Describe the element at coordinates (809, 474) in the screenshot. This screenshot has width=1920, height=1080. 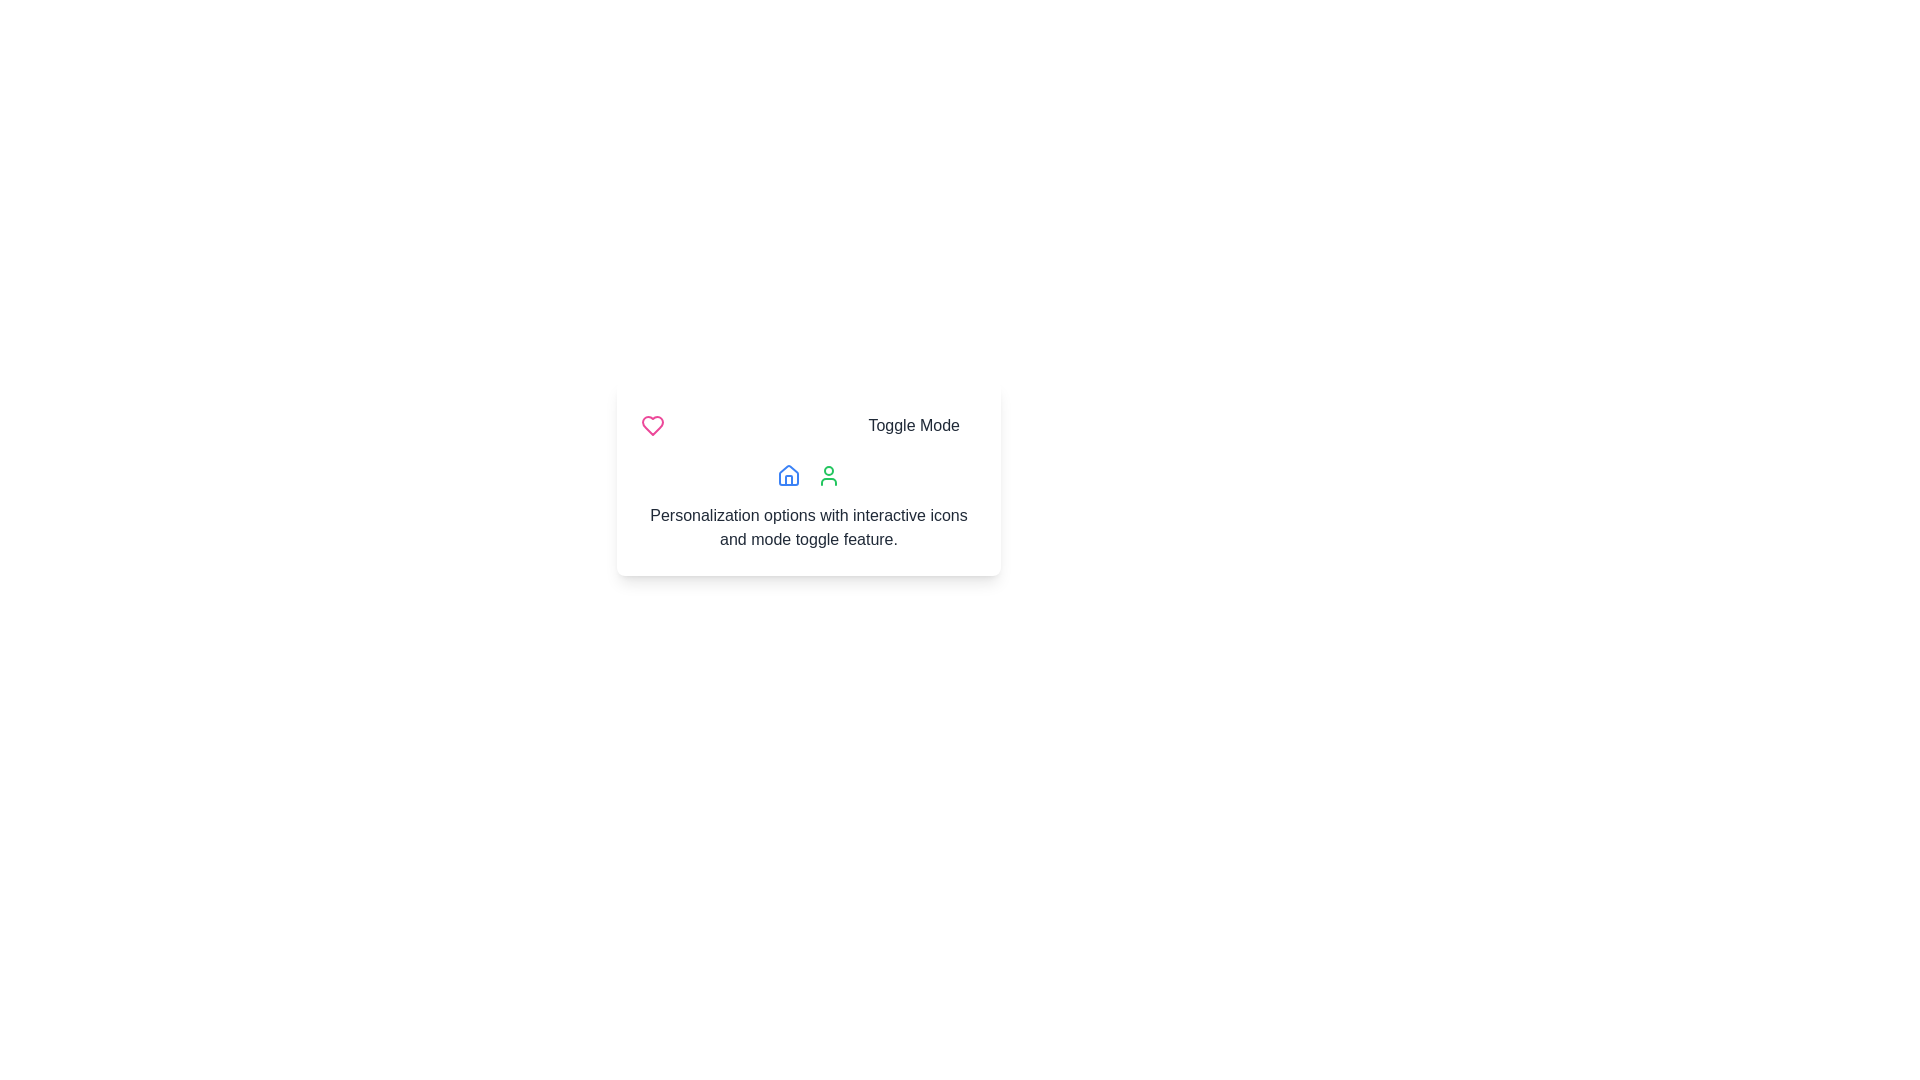
I see `the blue house icon in the interactive visual icons for toggling or selection element located beneath 'Toggle Mode'` at that location.